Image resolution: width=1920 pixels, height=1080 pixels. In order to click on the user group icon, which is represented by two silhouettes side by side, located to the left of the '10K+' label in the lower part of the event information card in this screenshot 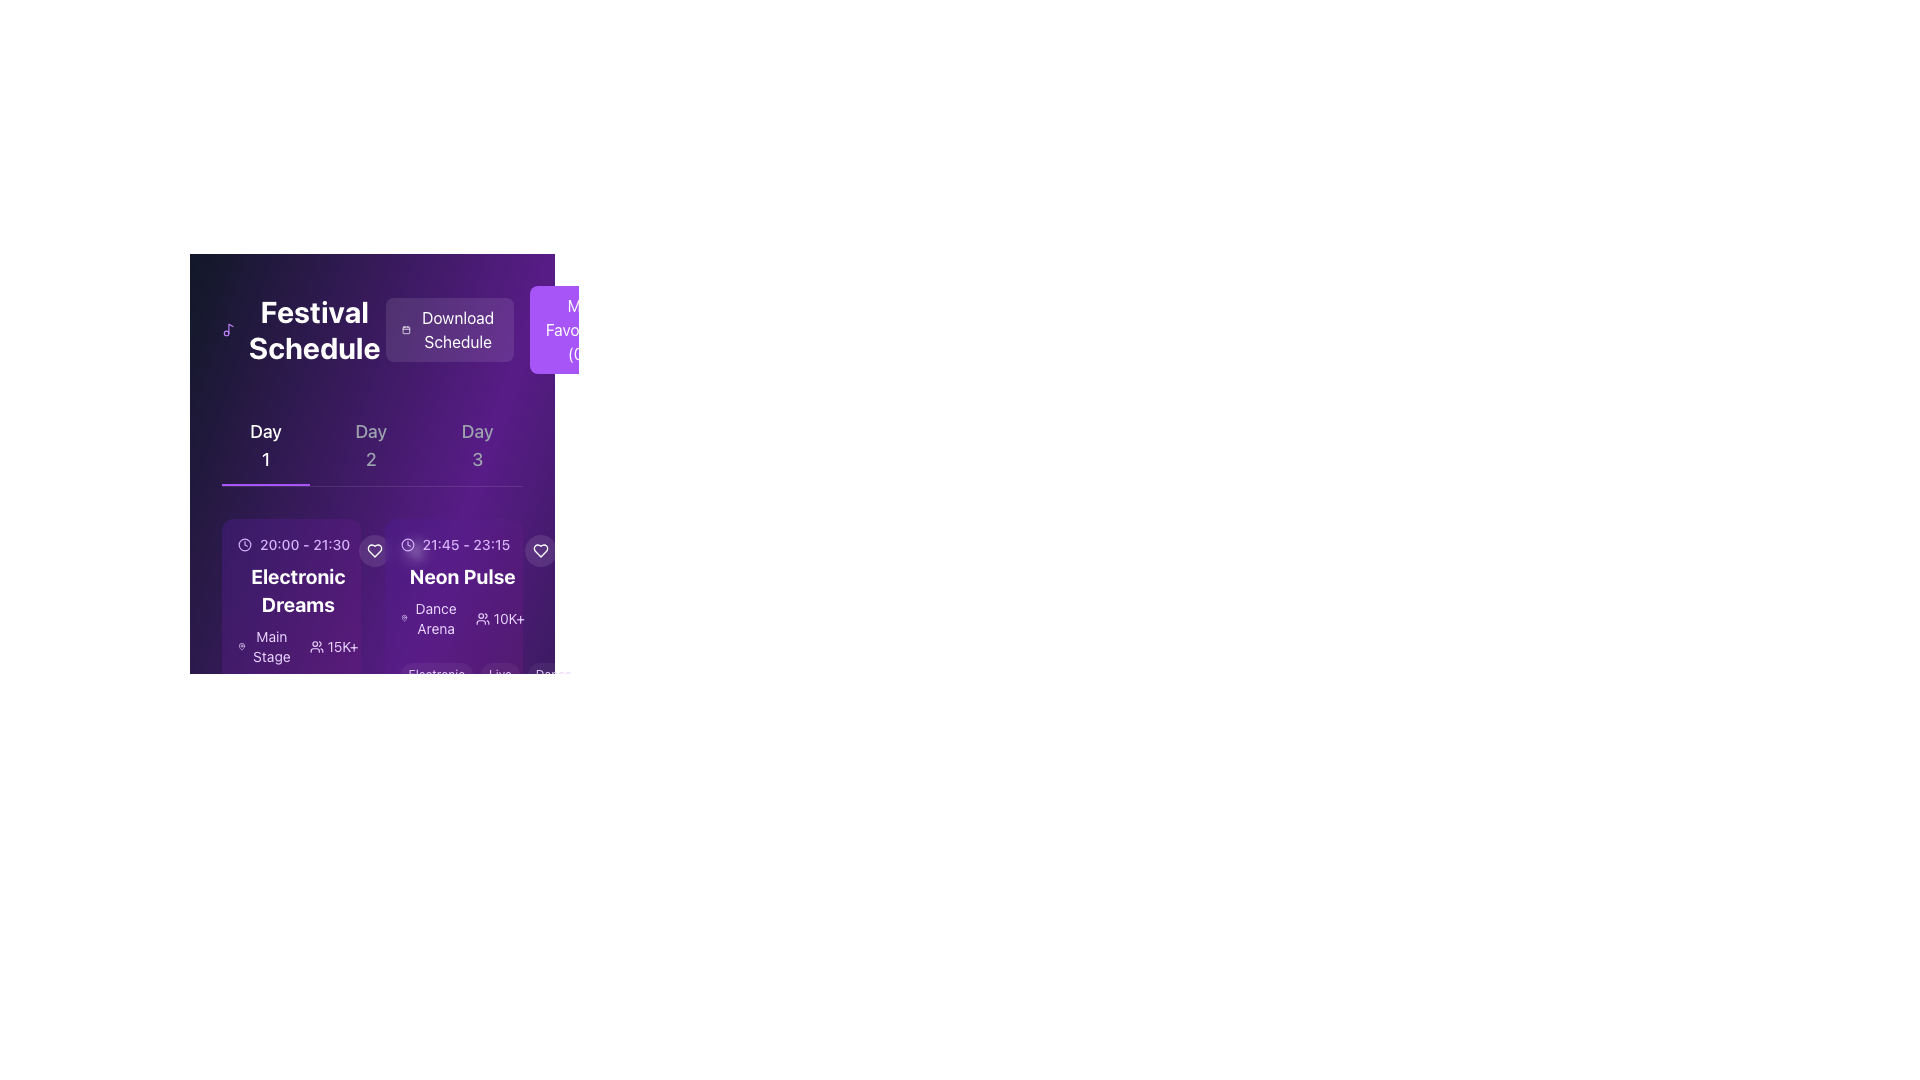, I will do `click(482, 617)`.